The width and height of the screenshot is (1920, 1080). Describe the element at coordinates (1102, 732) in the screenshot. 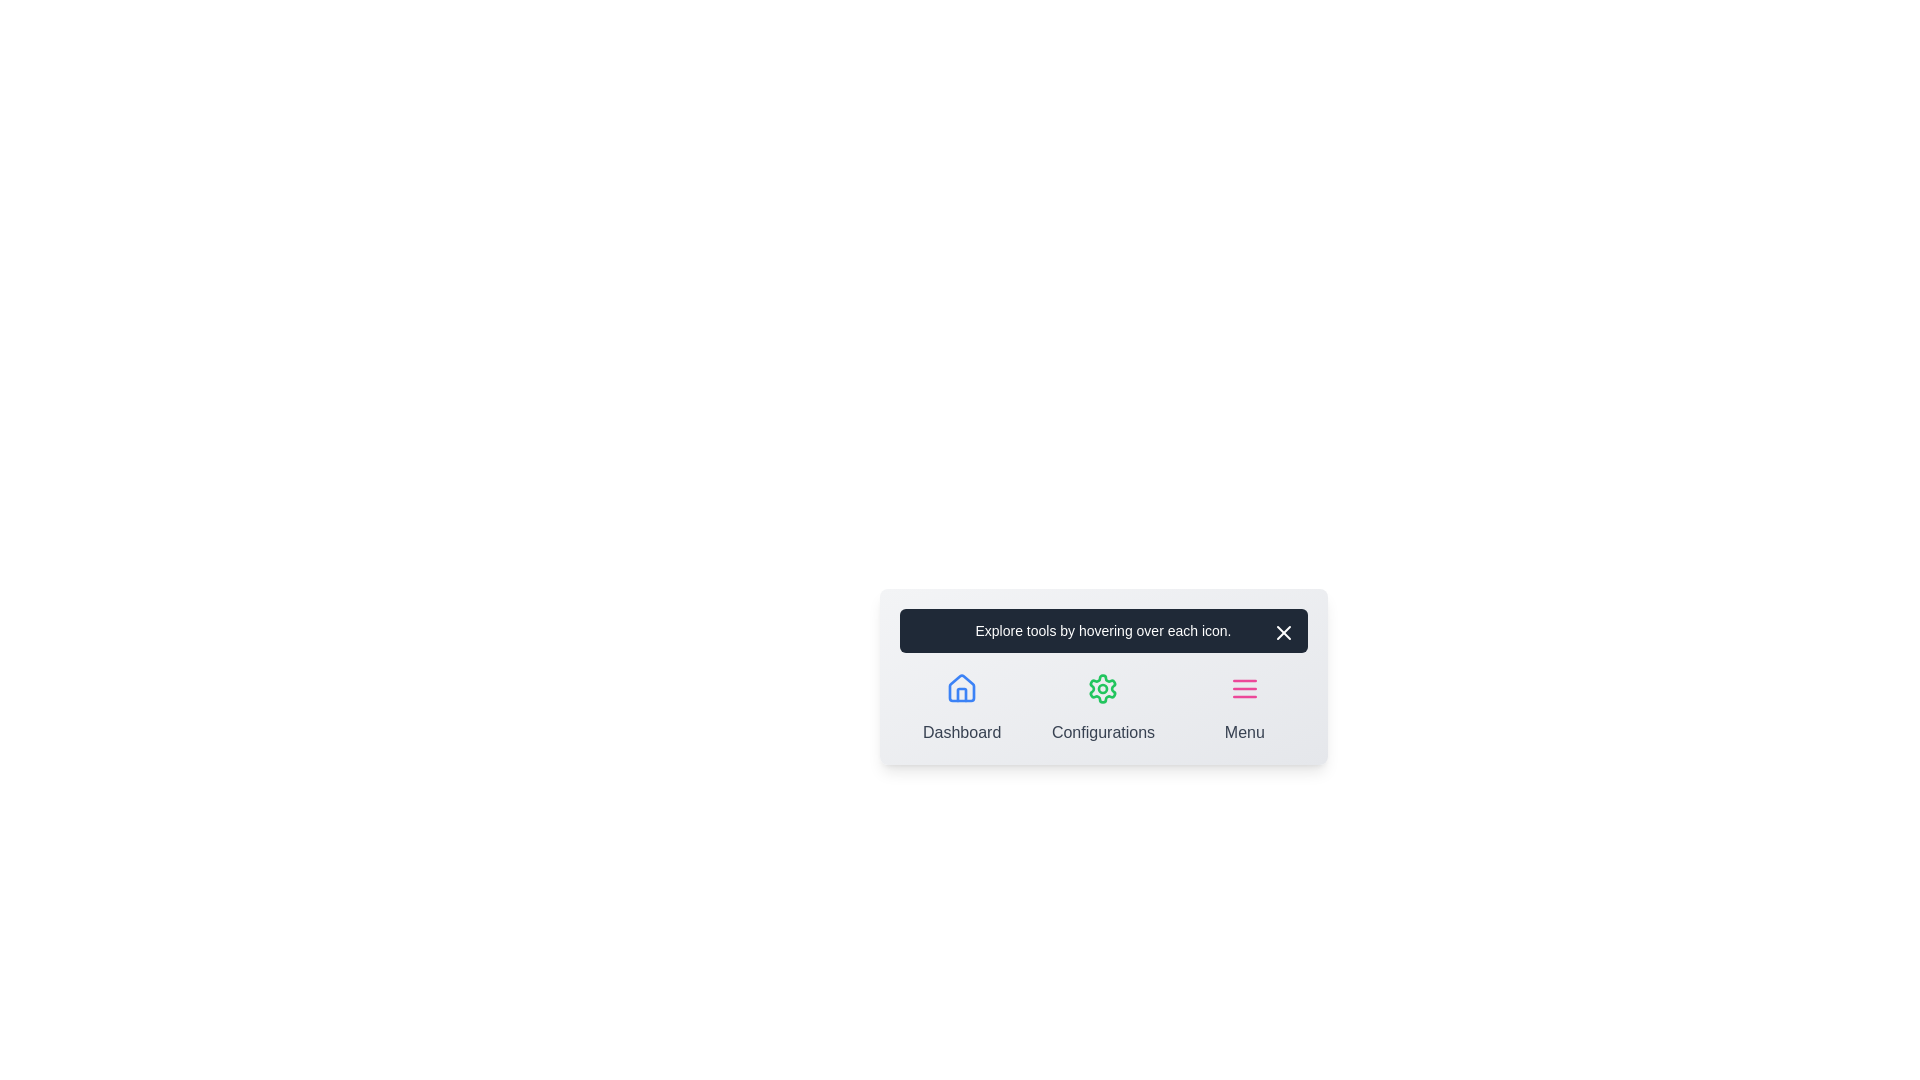

I see `the 'Configurations' label, which displays text in dark gray and is positioned directly beneath the green gear icon in the center of the interface` at that location.